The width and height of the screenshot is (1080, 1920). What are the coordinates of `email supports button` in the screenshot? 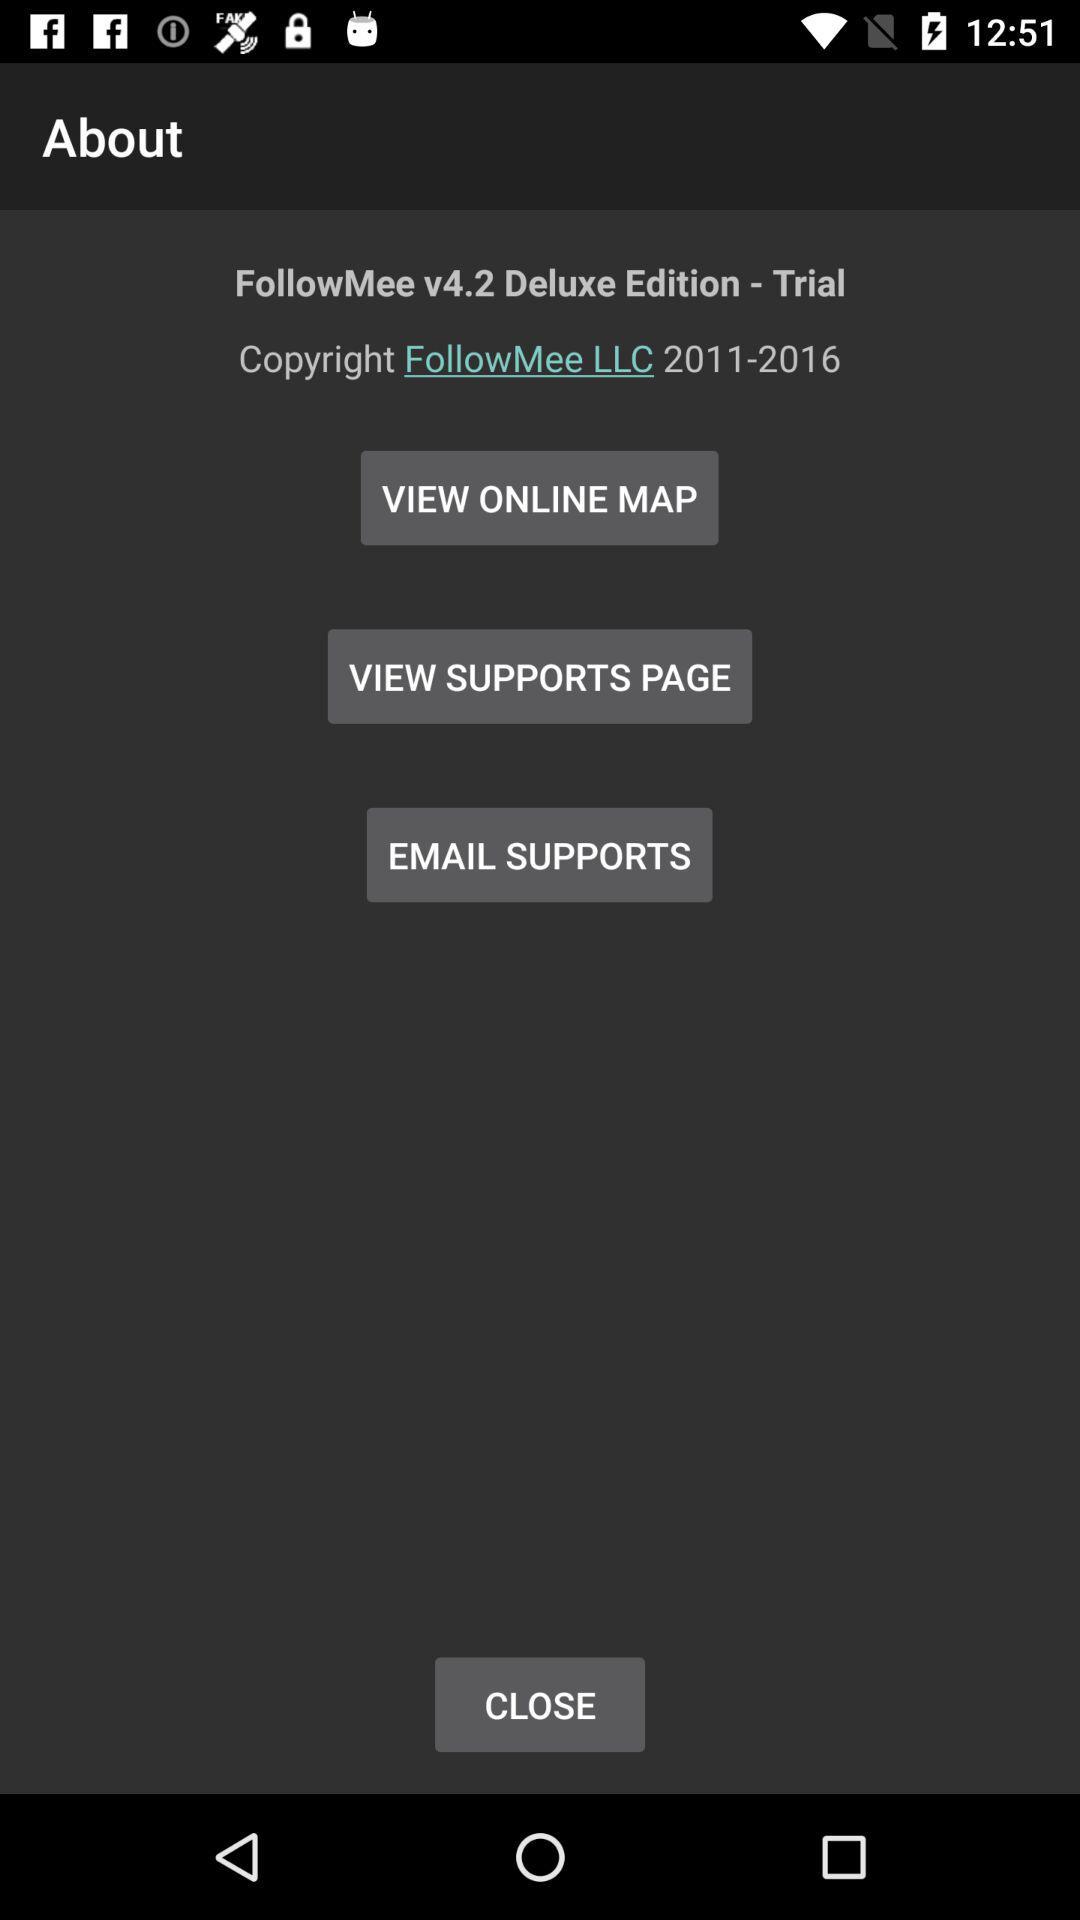 It's located at (538, 854).